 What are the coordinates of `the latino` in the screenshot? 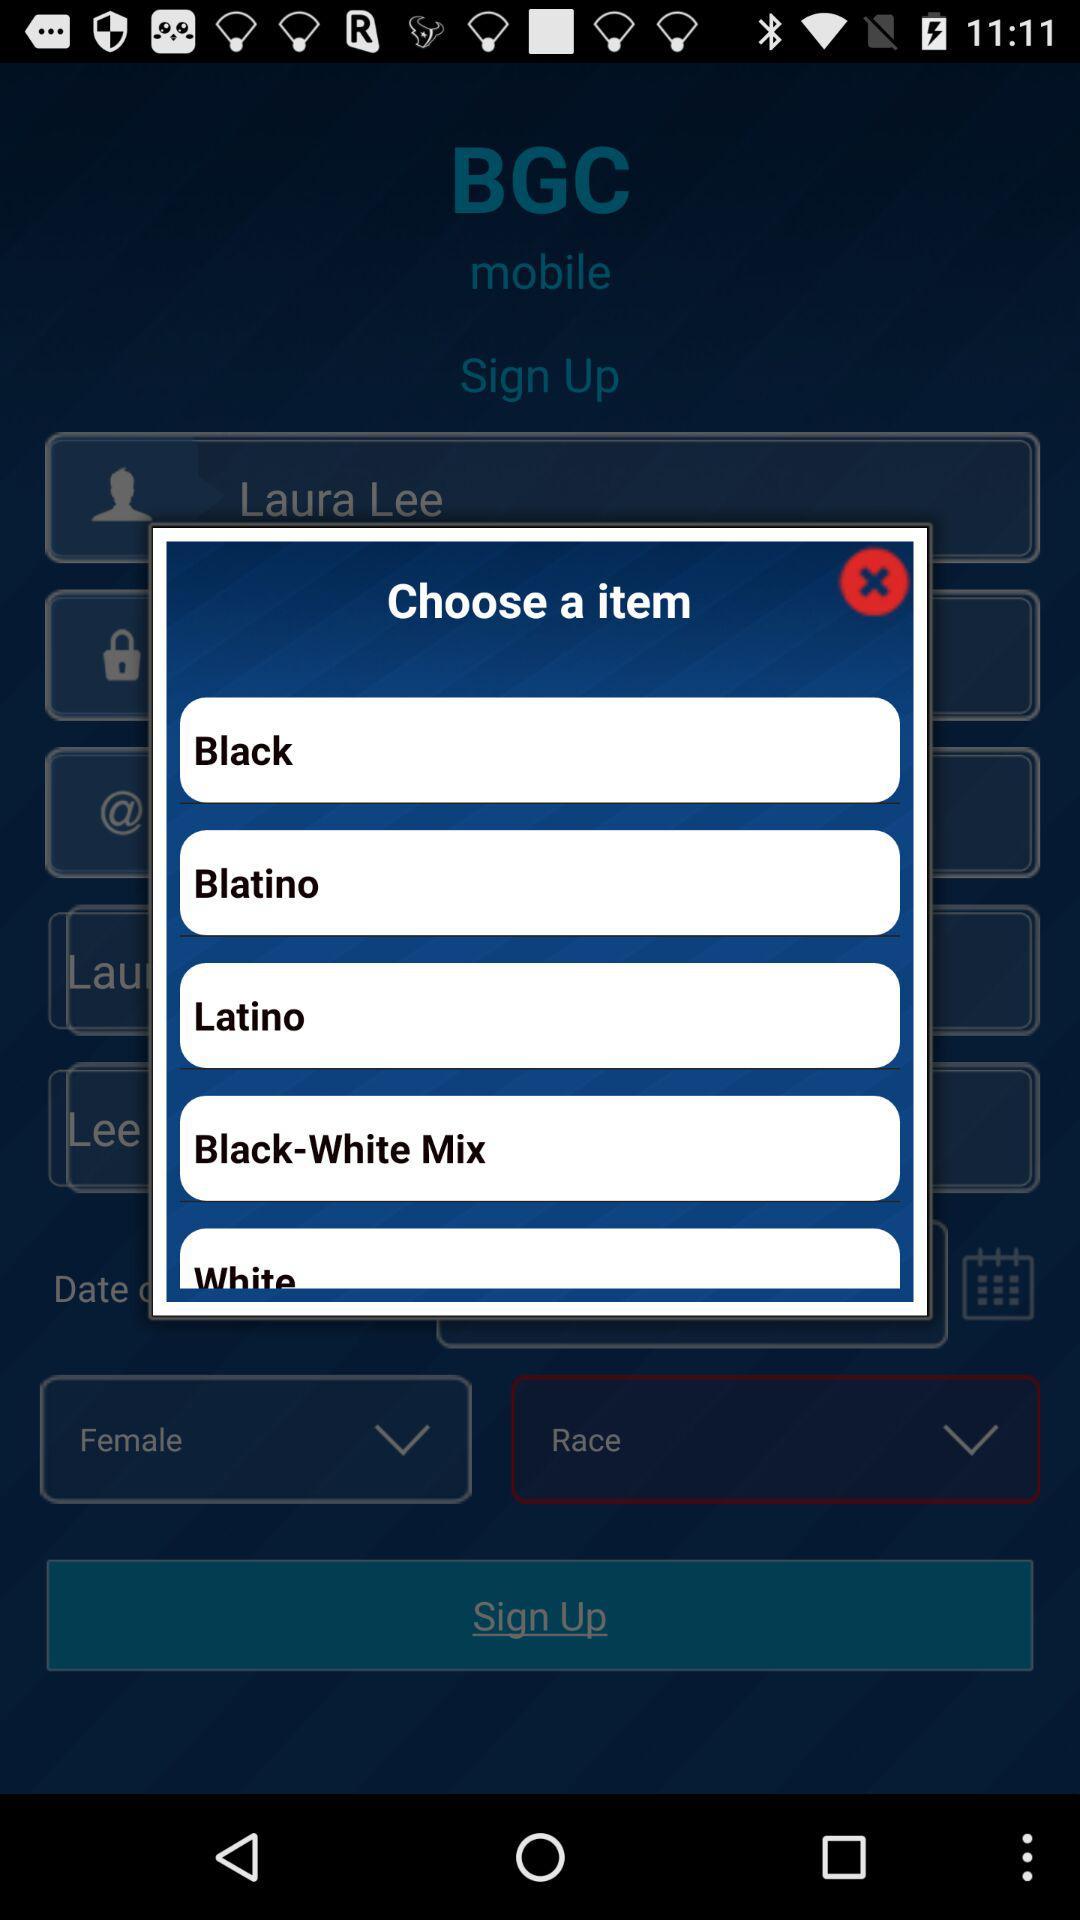 It's located at (540, 1015).